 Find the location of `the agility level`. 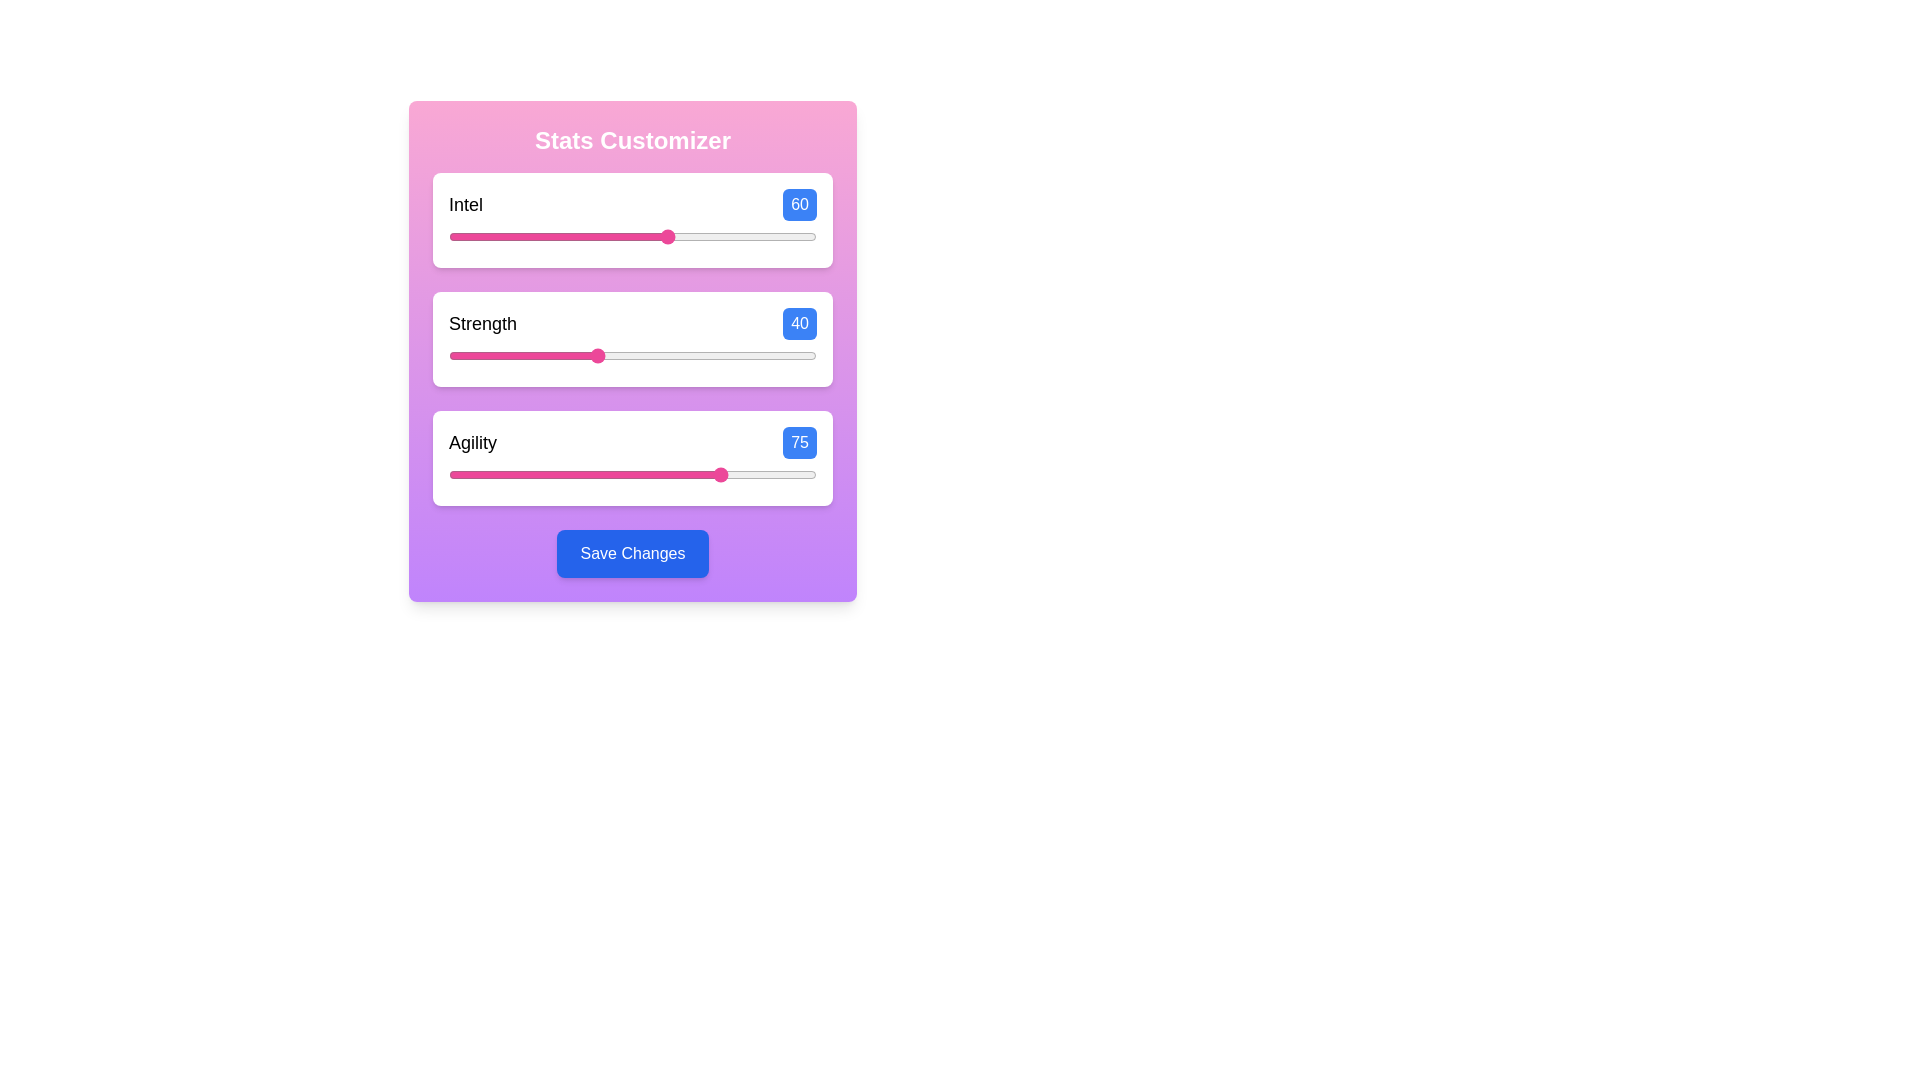

the agility level is located at coordinates (504, 474).